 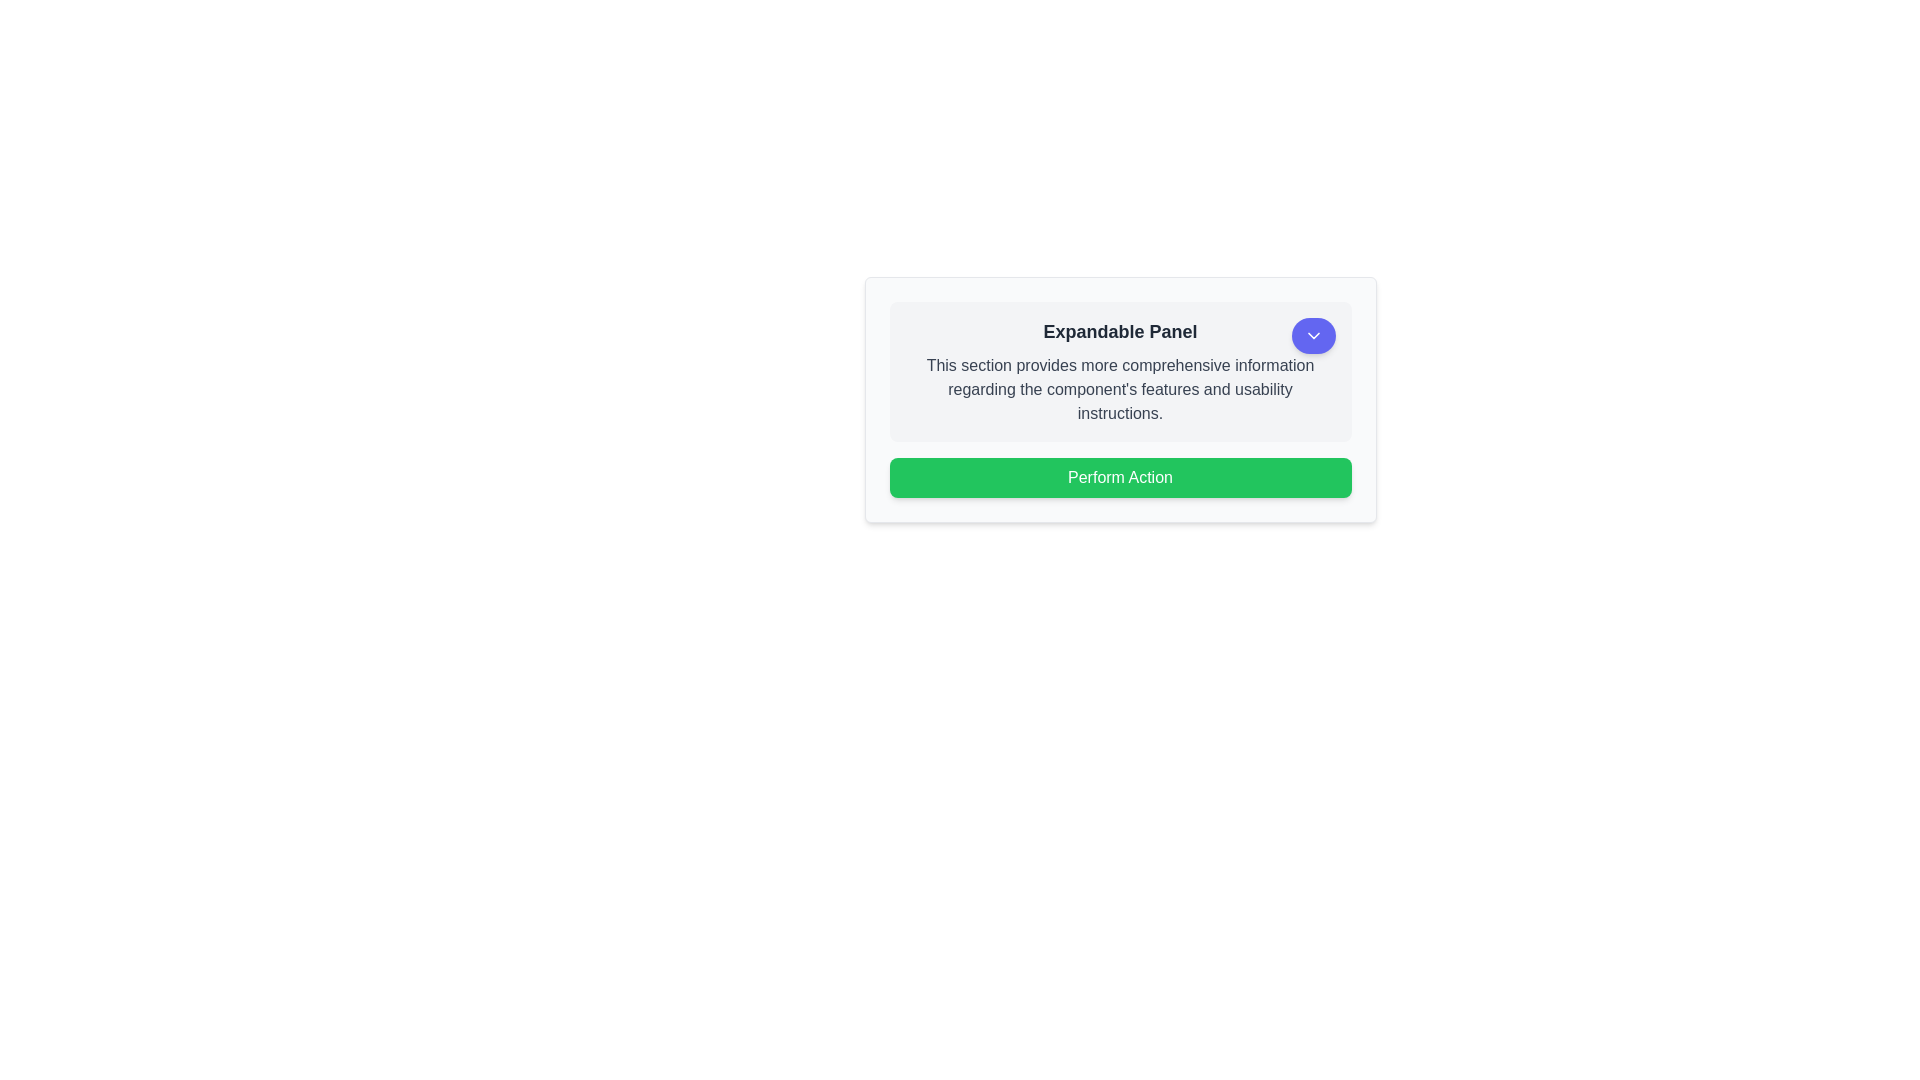 I want to click on the button with a green background and white text that reads 'Perform Action', located at the bottom-center of an expandable panel, so click(x=1120, y=478).